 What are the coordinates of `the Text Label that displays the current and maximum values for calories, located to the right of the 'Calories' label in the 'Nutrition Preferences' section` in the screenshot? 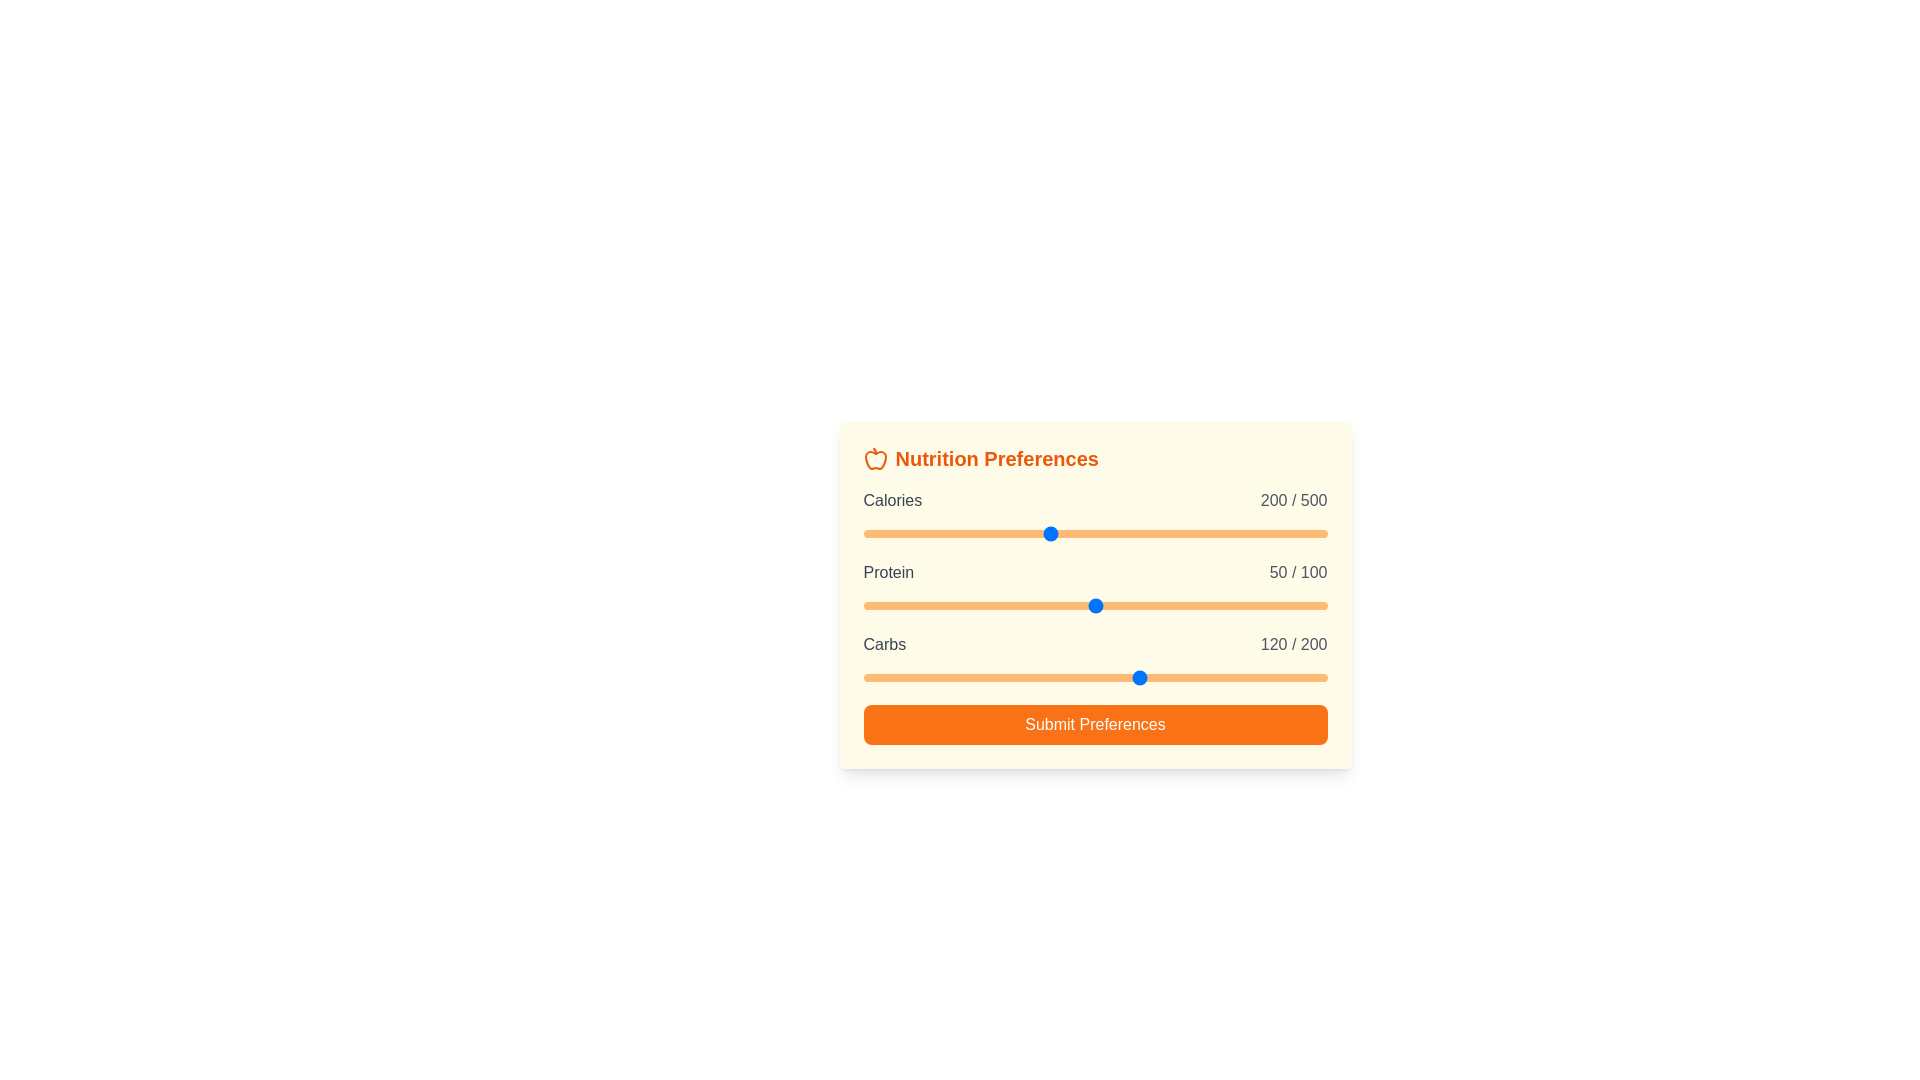 It's located at (1294, 500).